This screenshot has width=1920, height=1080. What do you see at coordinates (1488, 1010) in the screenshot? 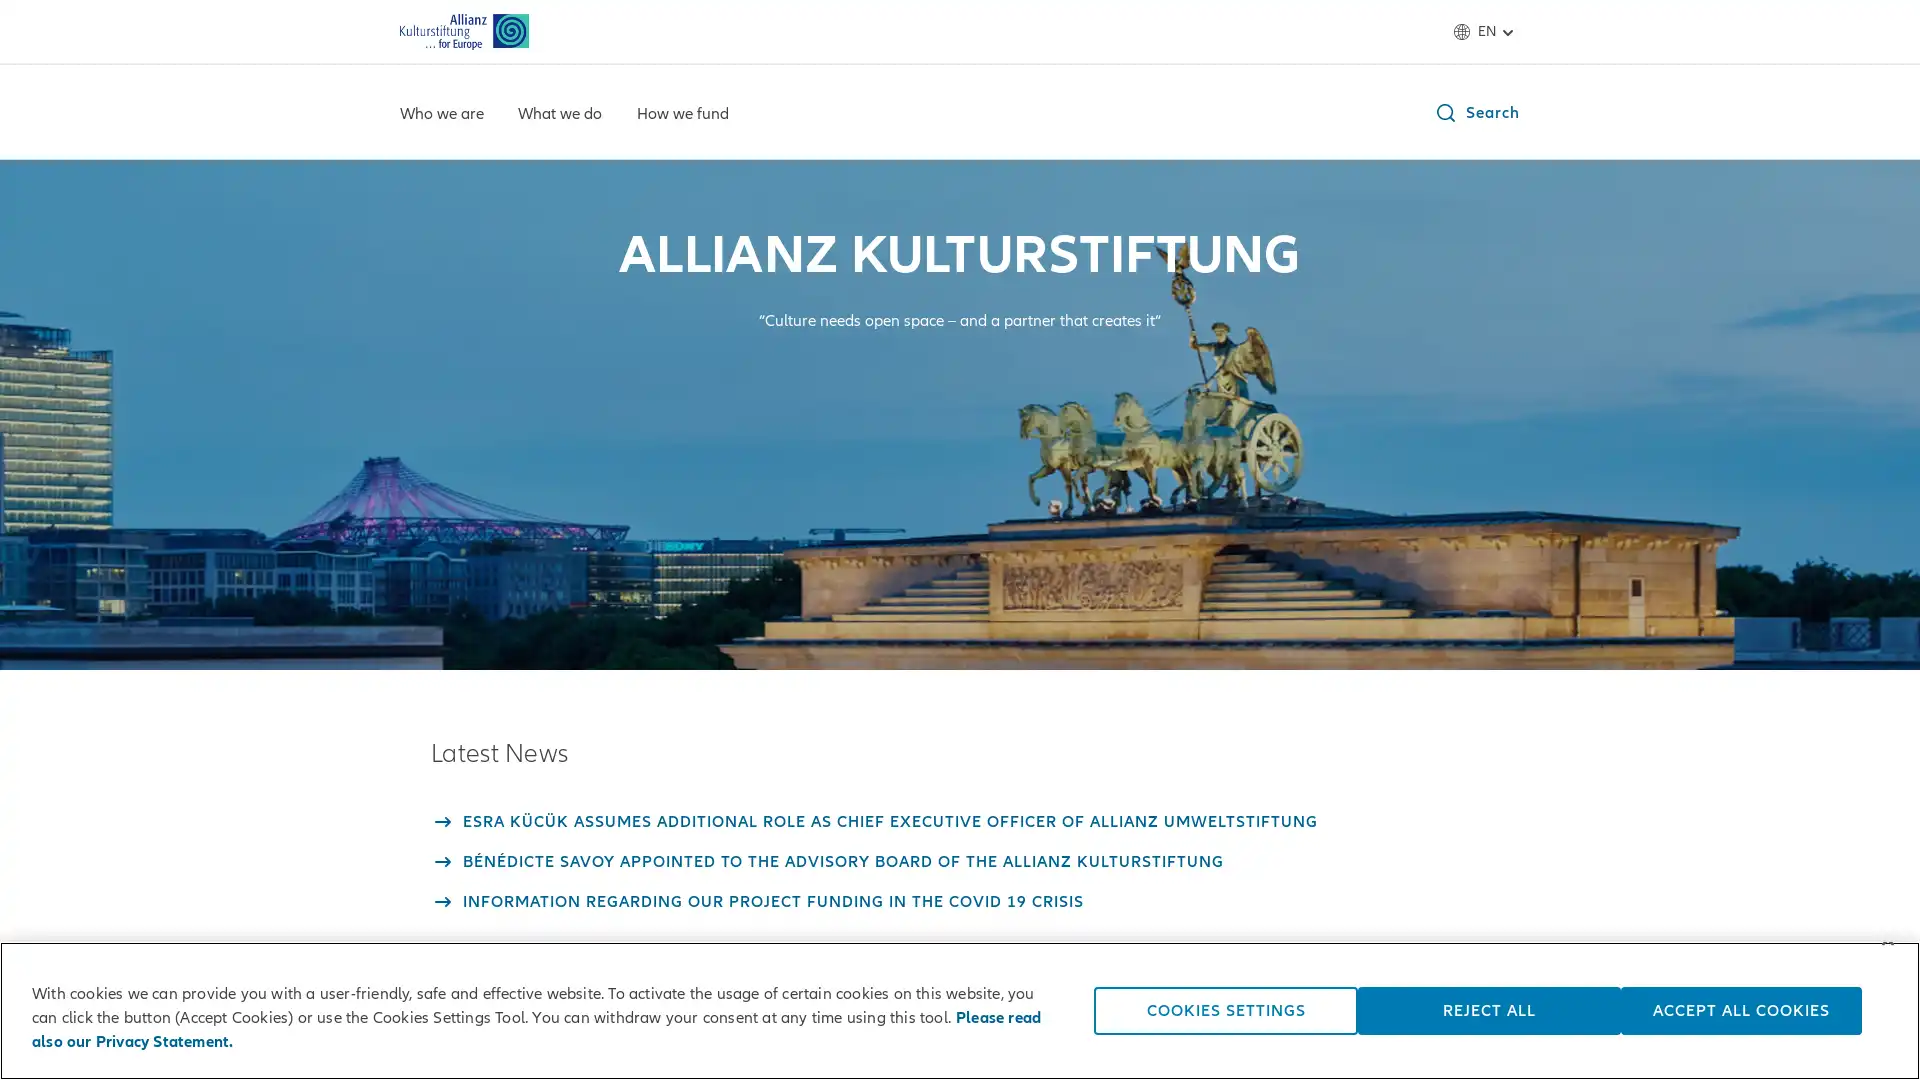
I see `REJECT ALL` at bounding box center [1488, 1010].